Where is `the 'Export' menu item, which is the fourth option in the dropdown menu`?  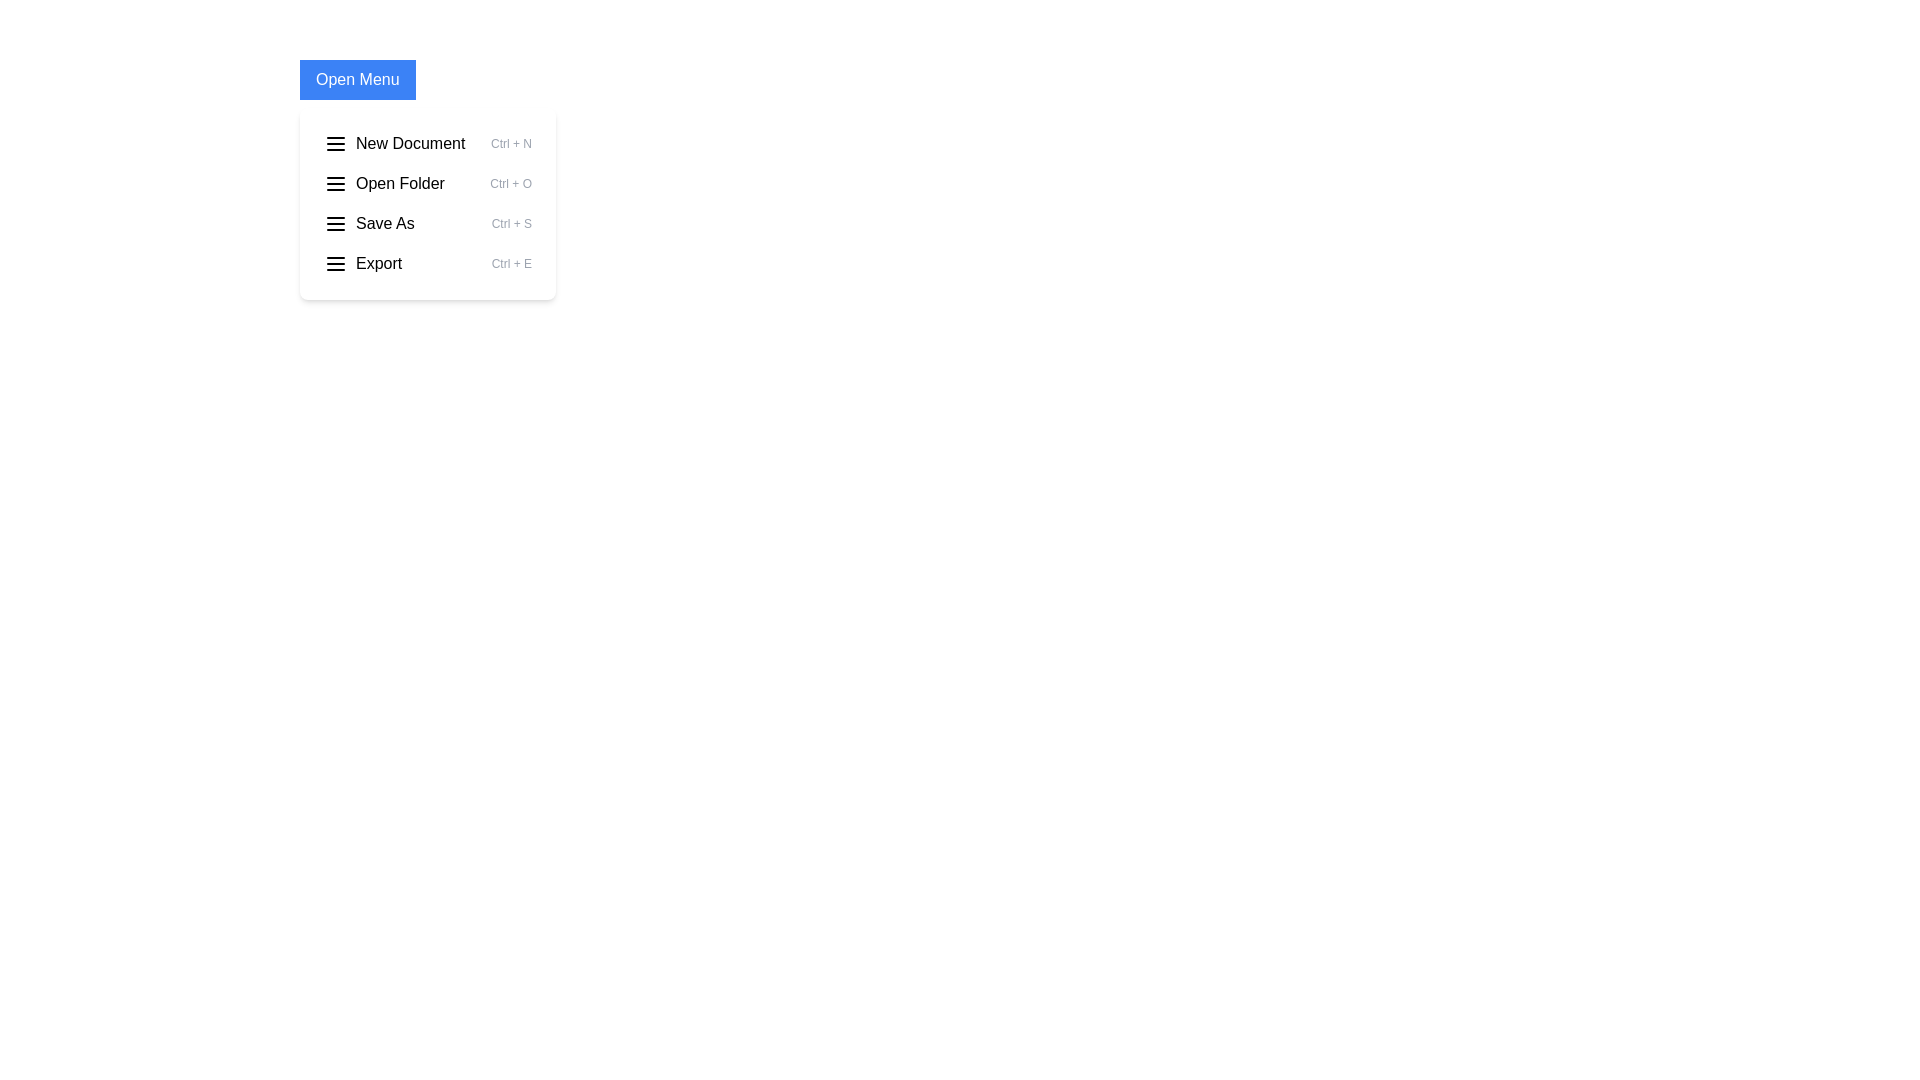 the 'Export' menu item, which is the fourth option in the dropdown menu is located at coordinates (363, 262).